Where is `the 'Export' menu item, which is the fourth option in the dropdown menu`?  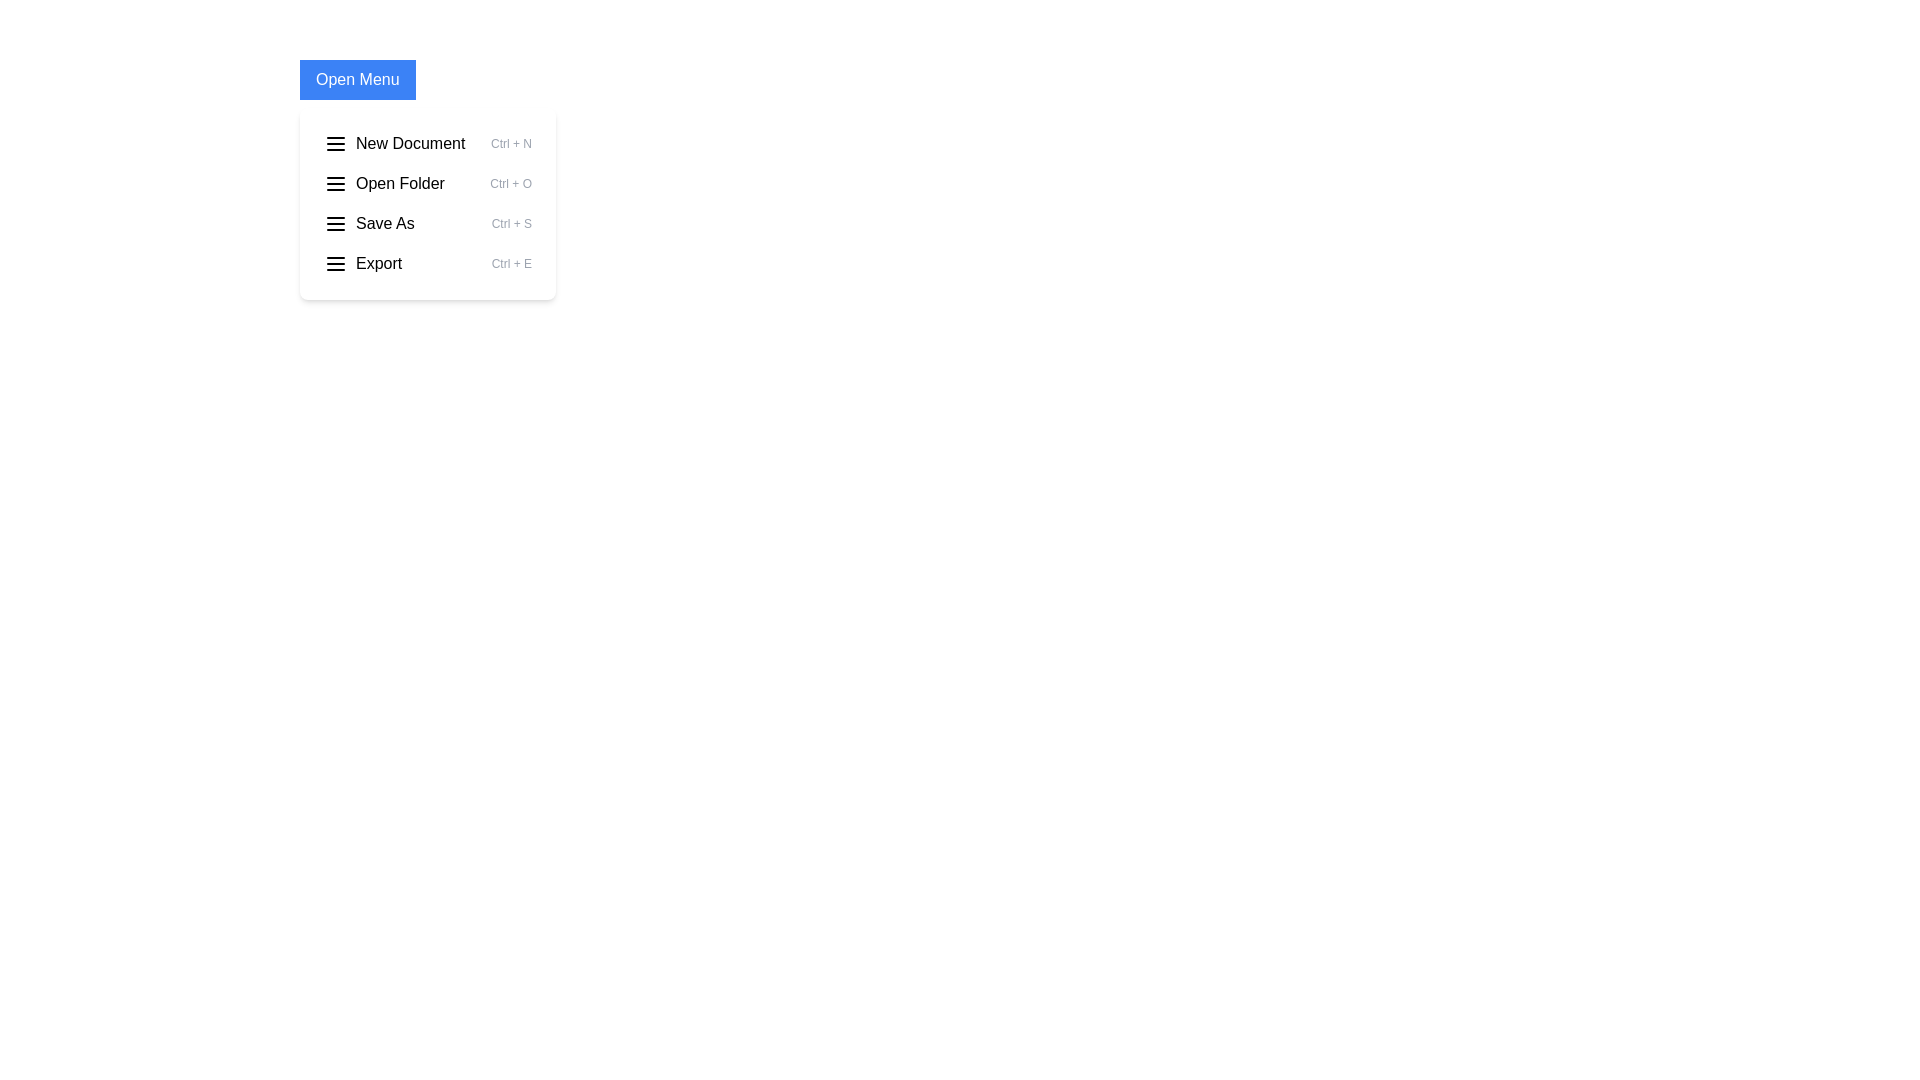 the 'Export' menu item, which is the fourth option in the dropdown menu is located at coordinates (363, 262).